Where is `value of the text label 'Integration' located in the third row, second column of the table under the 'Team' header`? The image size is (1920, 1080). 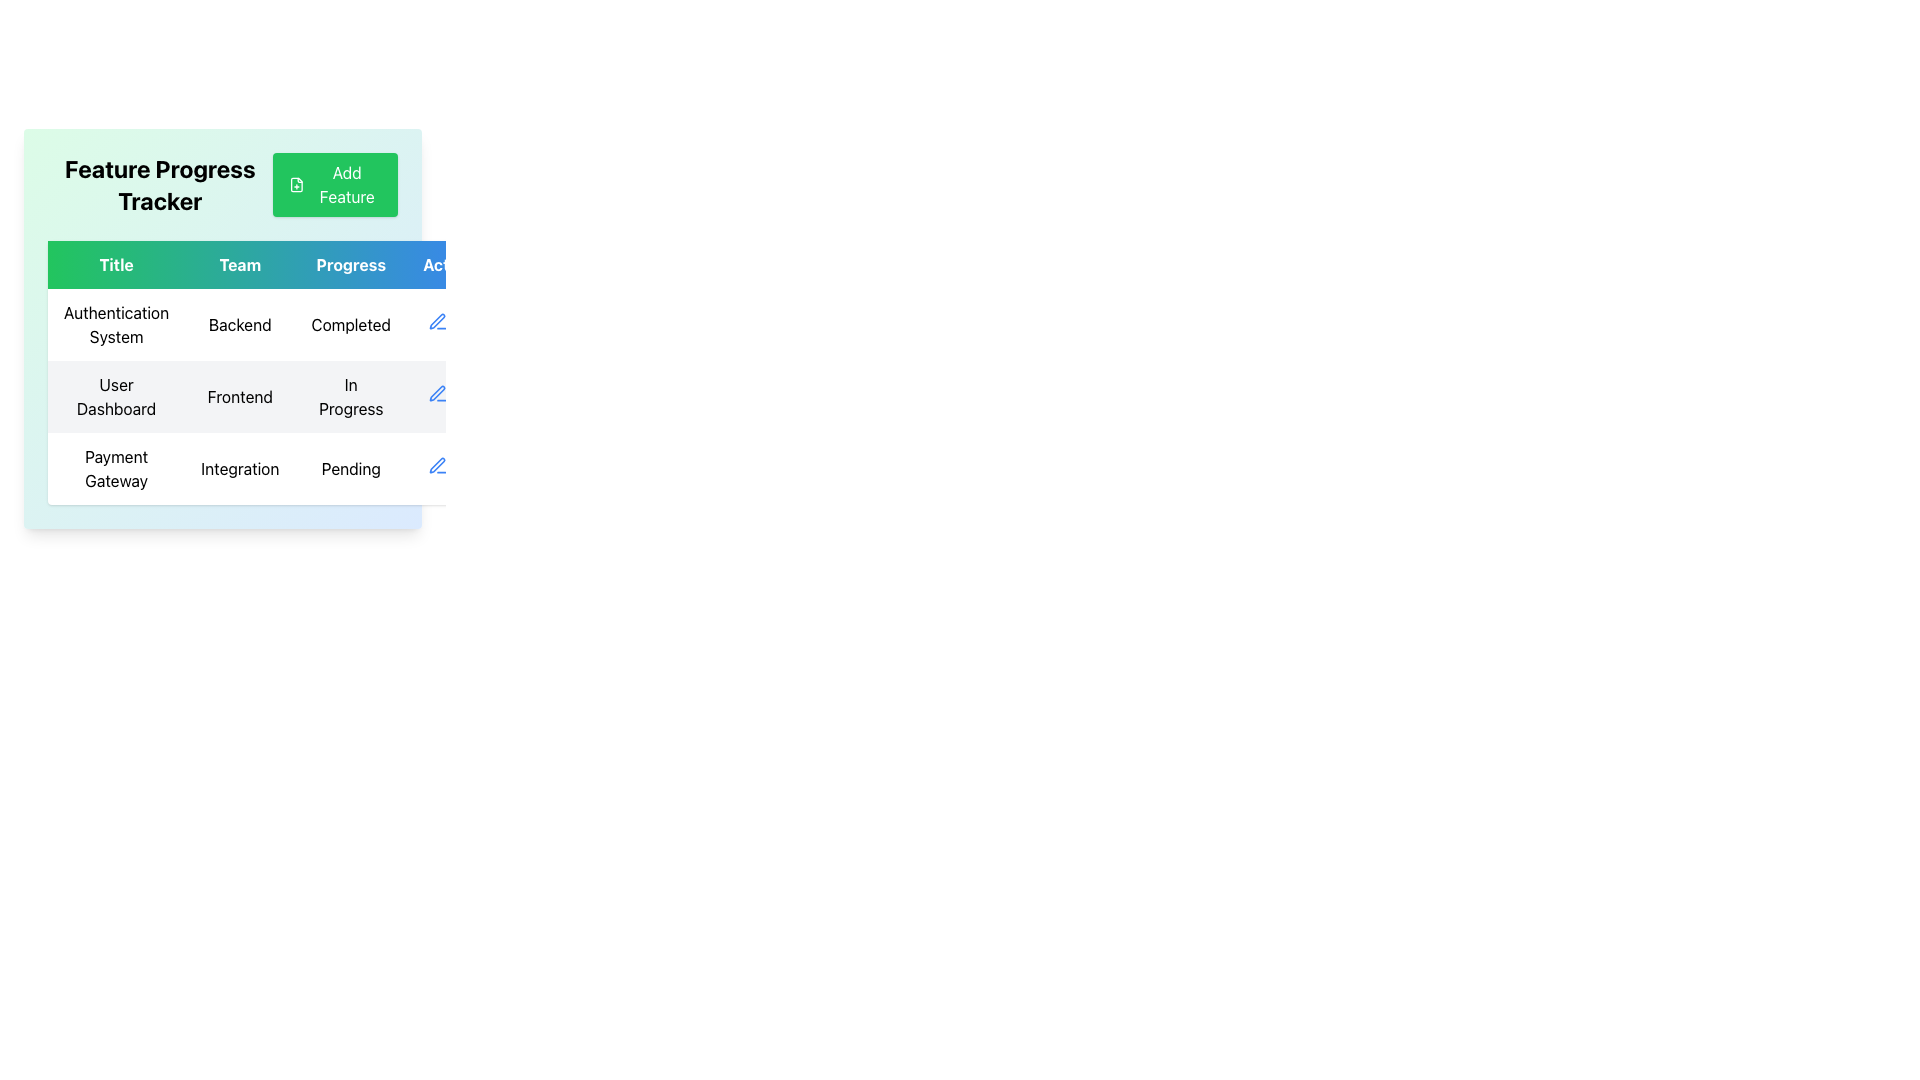 value of the text label 'Integration' located in the third row, second column of the table under the 'Team' header is located at coordinates (240, 469).